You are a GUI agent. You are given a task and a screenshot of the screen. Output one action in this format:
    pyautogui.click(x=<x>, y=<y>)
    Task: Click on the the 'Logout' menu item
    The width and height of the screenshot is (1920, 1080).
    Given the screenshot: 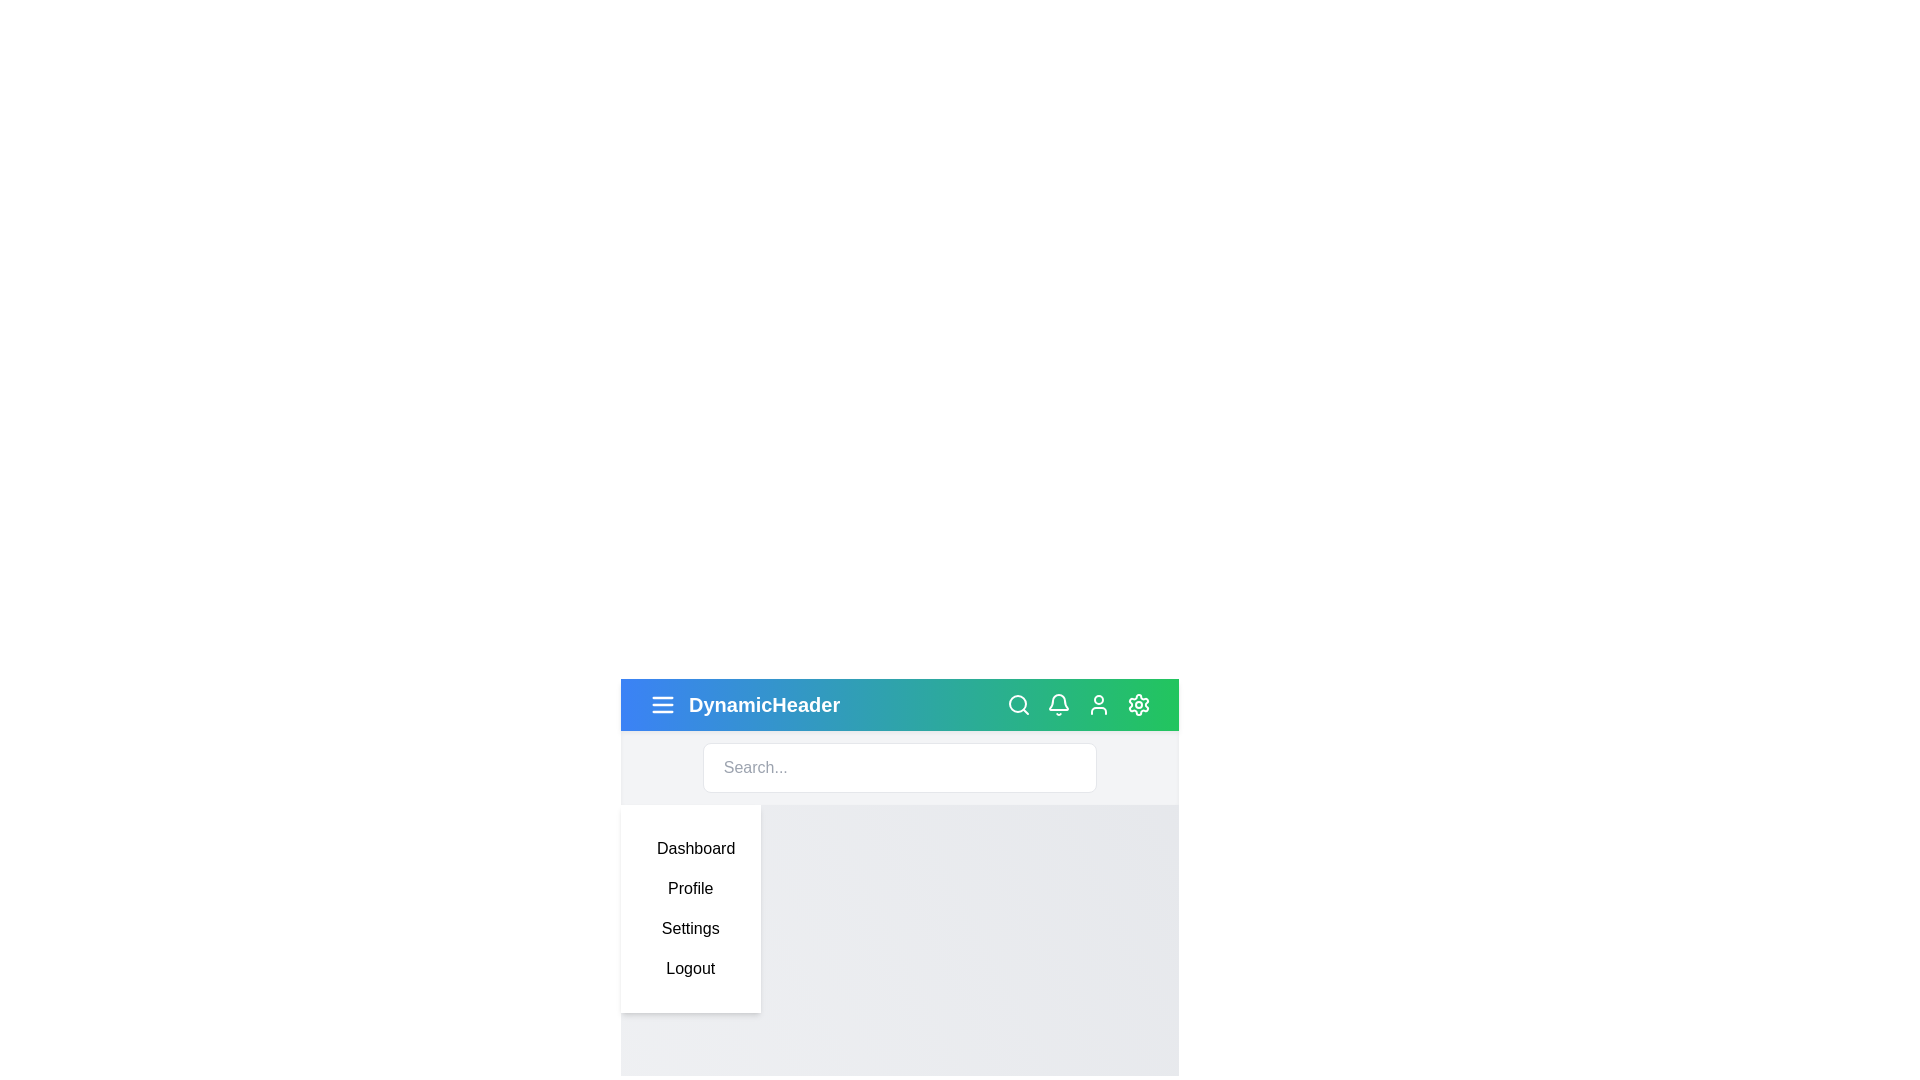 What is the action you would take?
    pyautogui.click(x=690, y=967)
    